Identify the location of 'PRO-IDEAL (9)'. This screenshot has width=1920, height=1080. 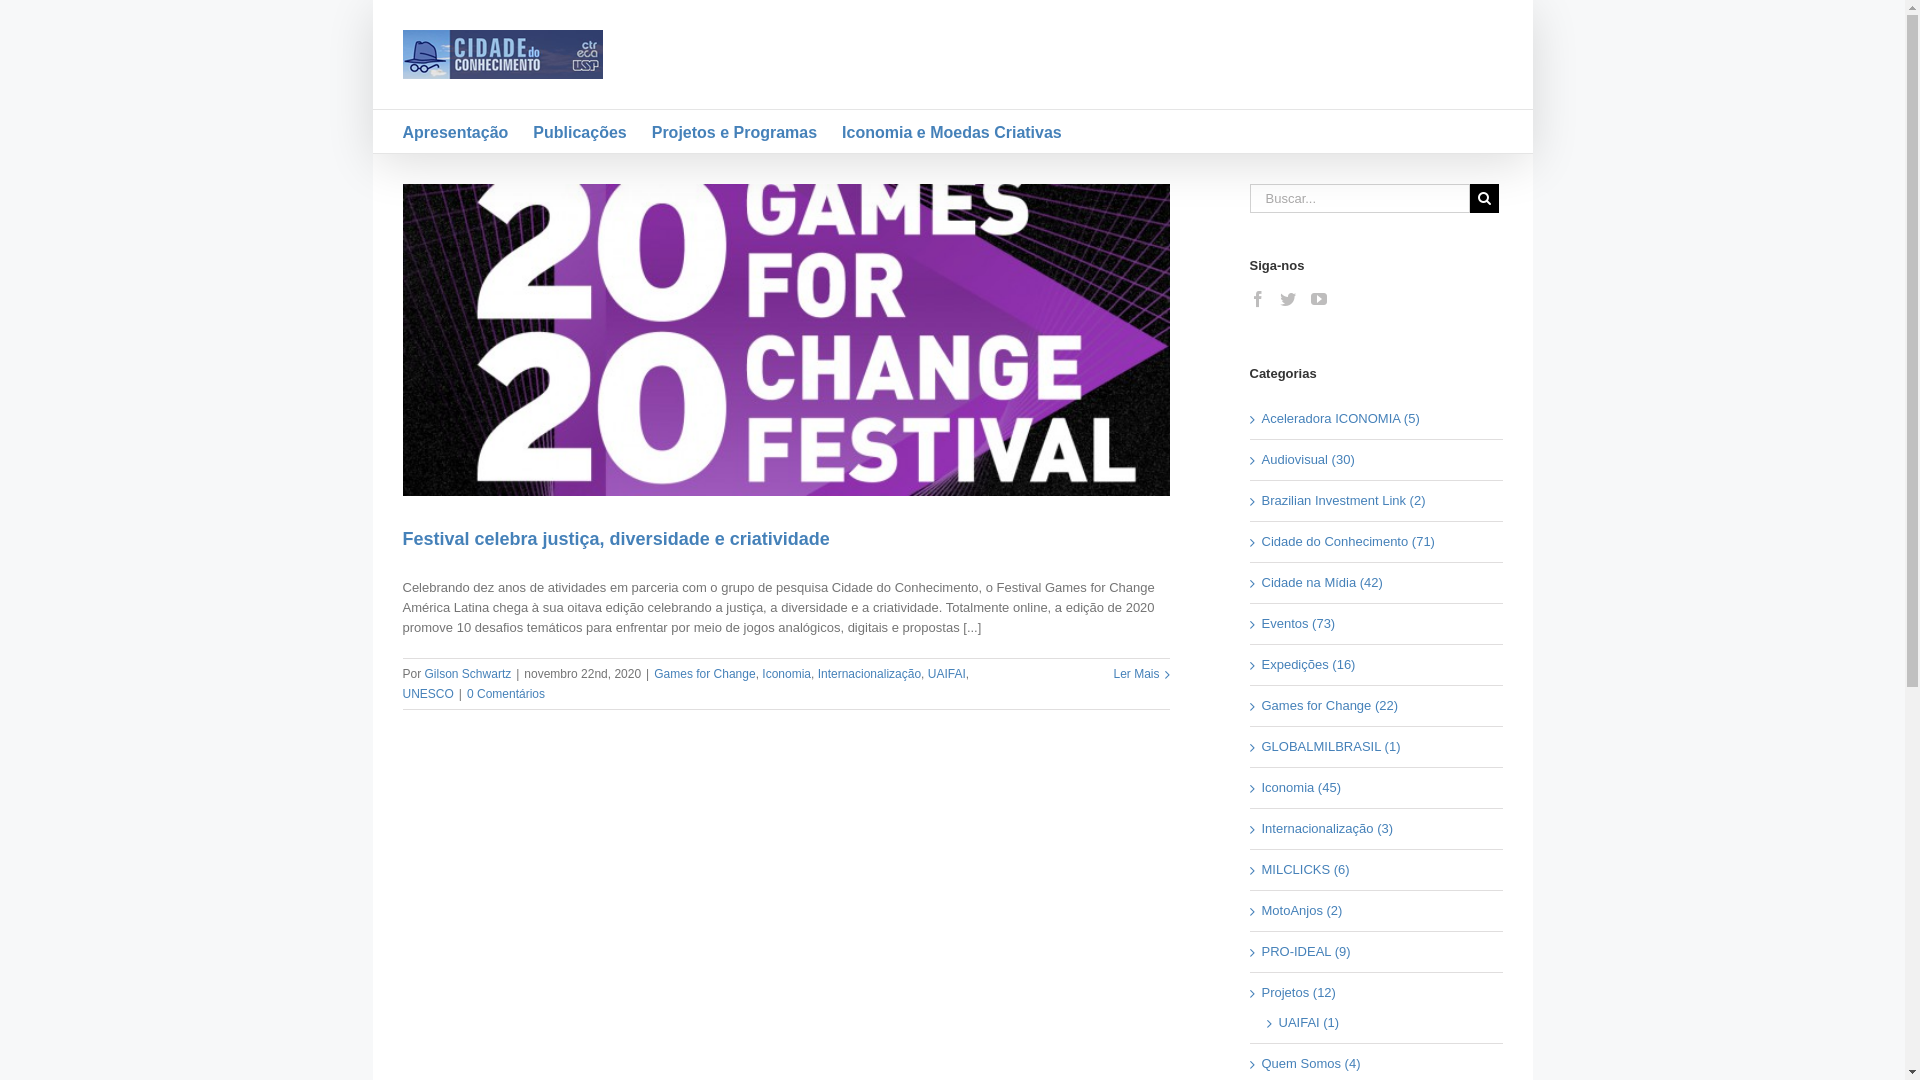
(1376, 951).